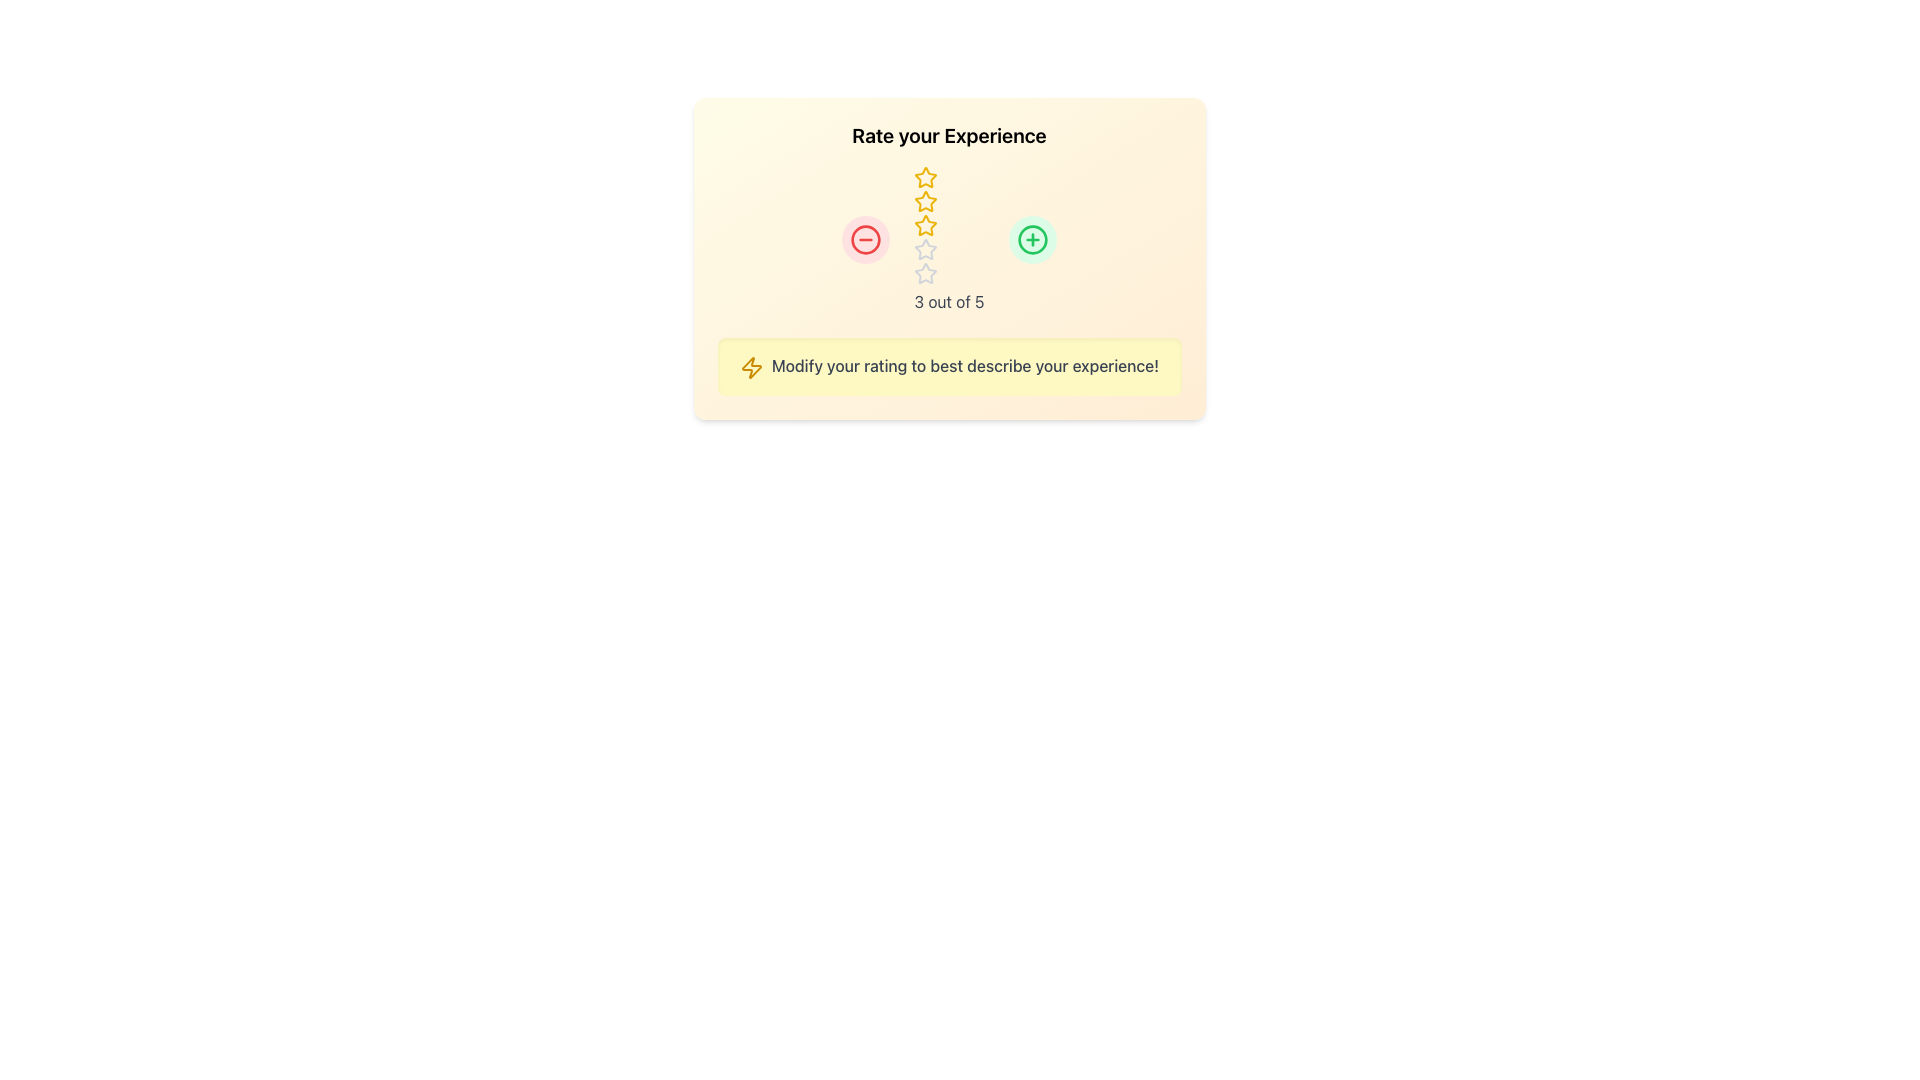  I want to click on the second yellow star icon in the rating component to provide a rating, so click(925, 201).